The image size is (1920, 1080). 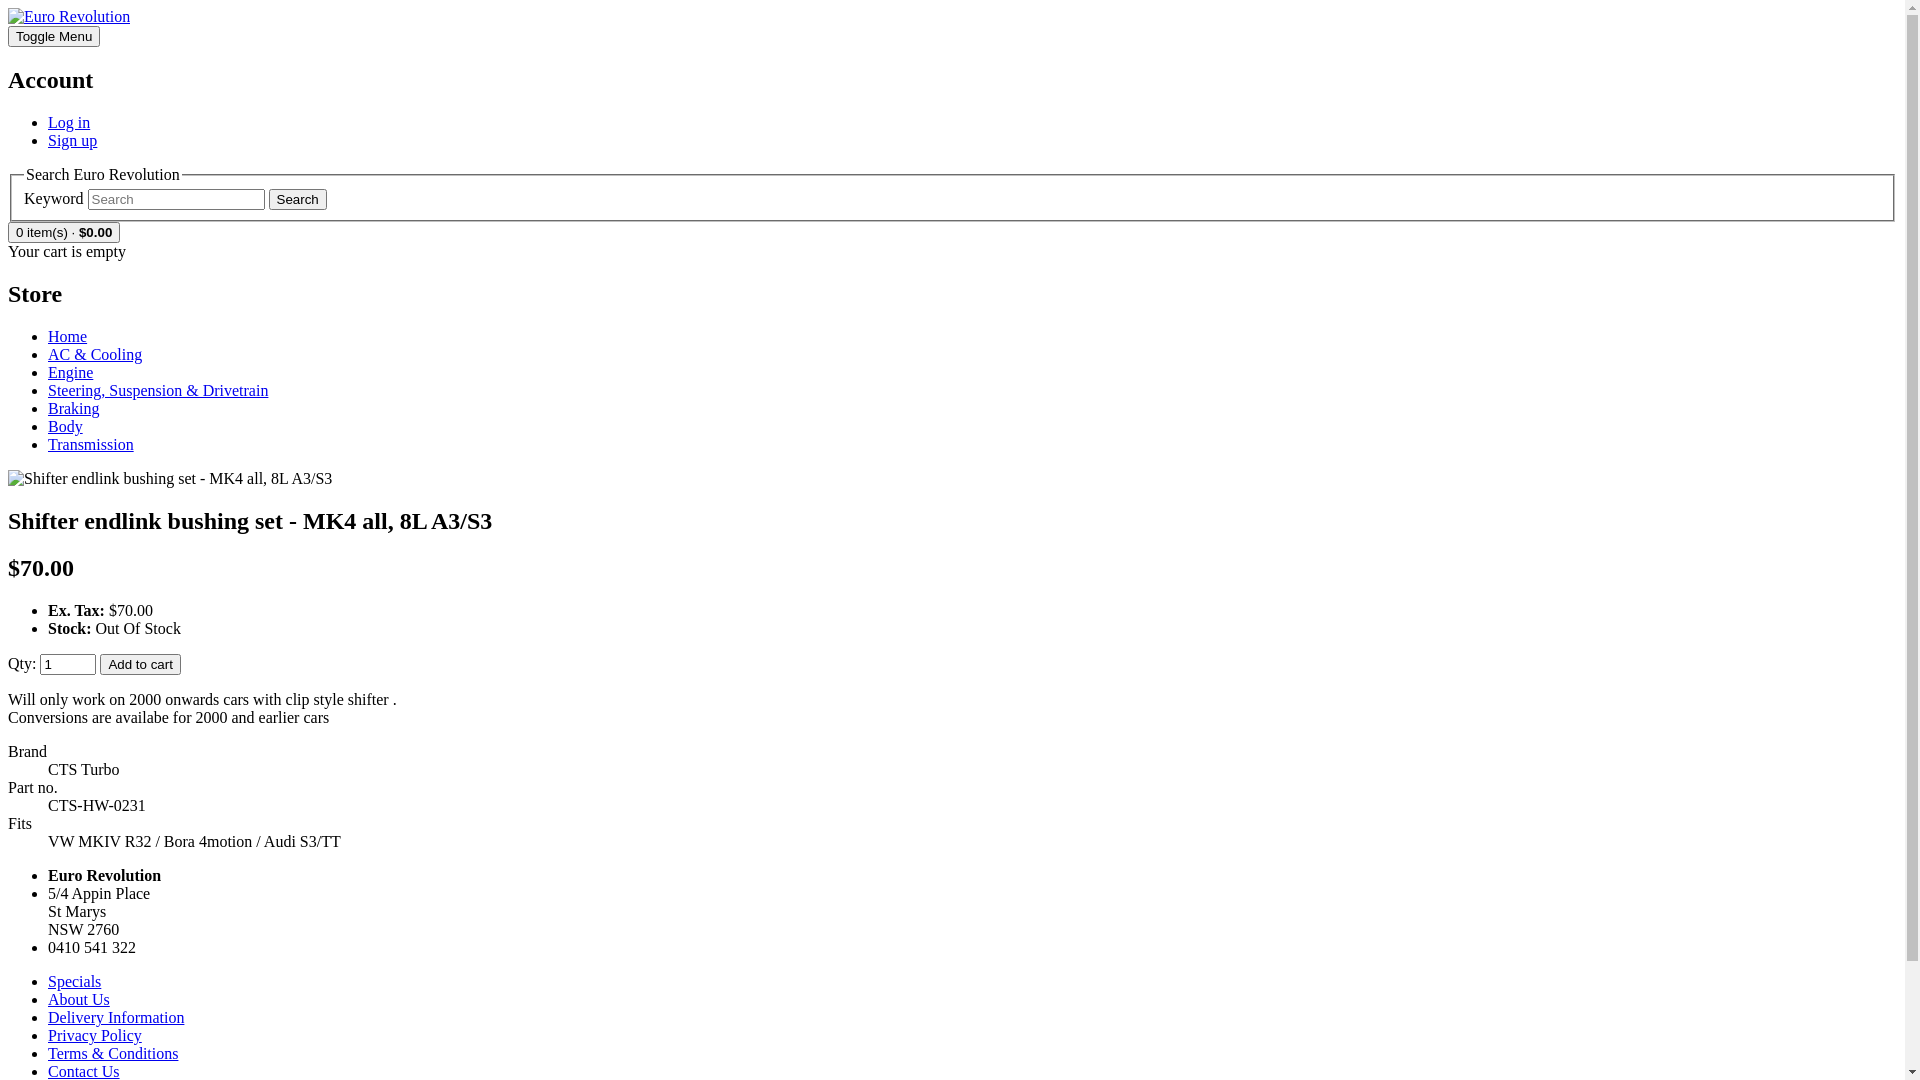 I want to click on 'Delivery Information', so click(x=114, y=1017).